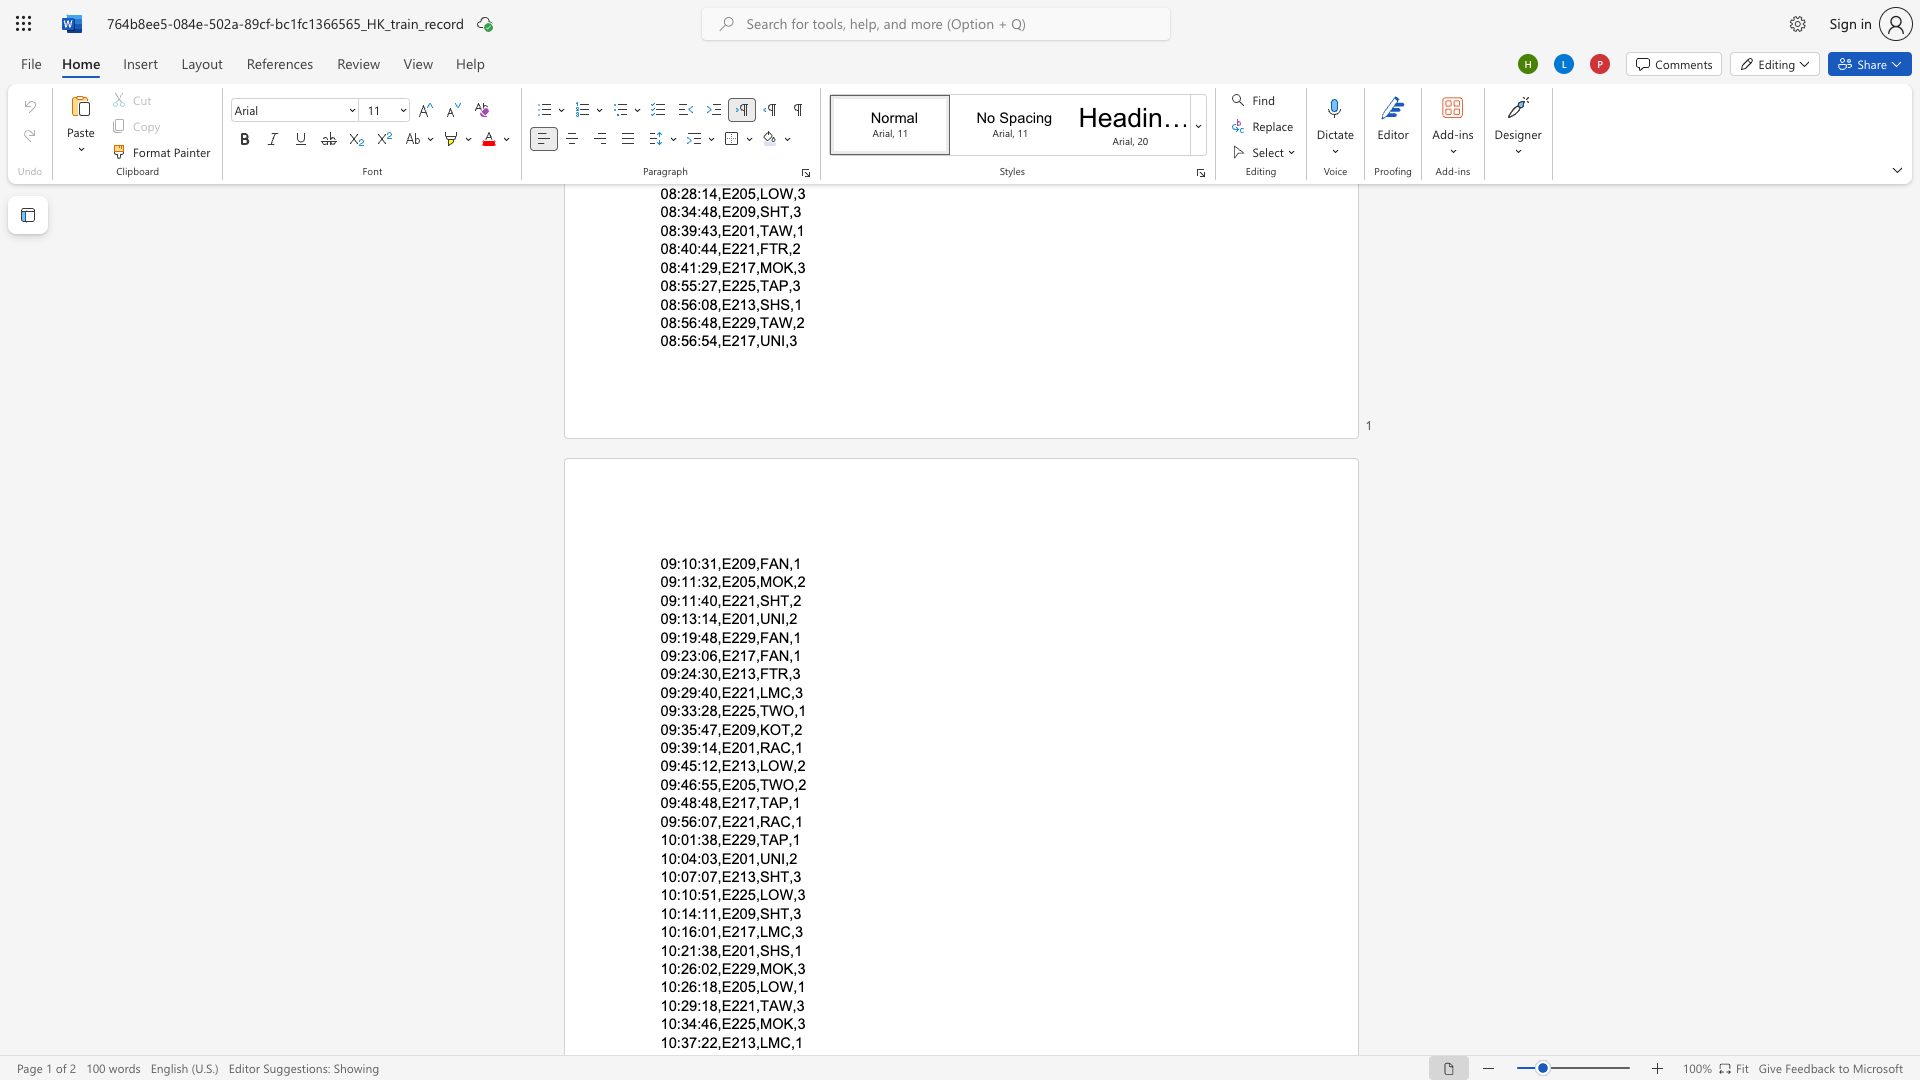 The image size is (1920, 1080). I want to click on the subset text "S," within the text "10:21:38,E201,SHS,1", so click(779, 949).